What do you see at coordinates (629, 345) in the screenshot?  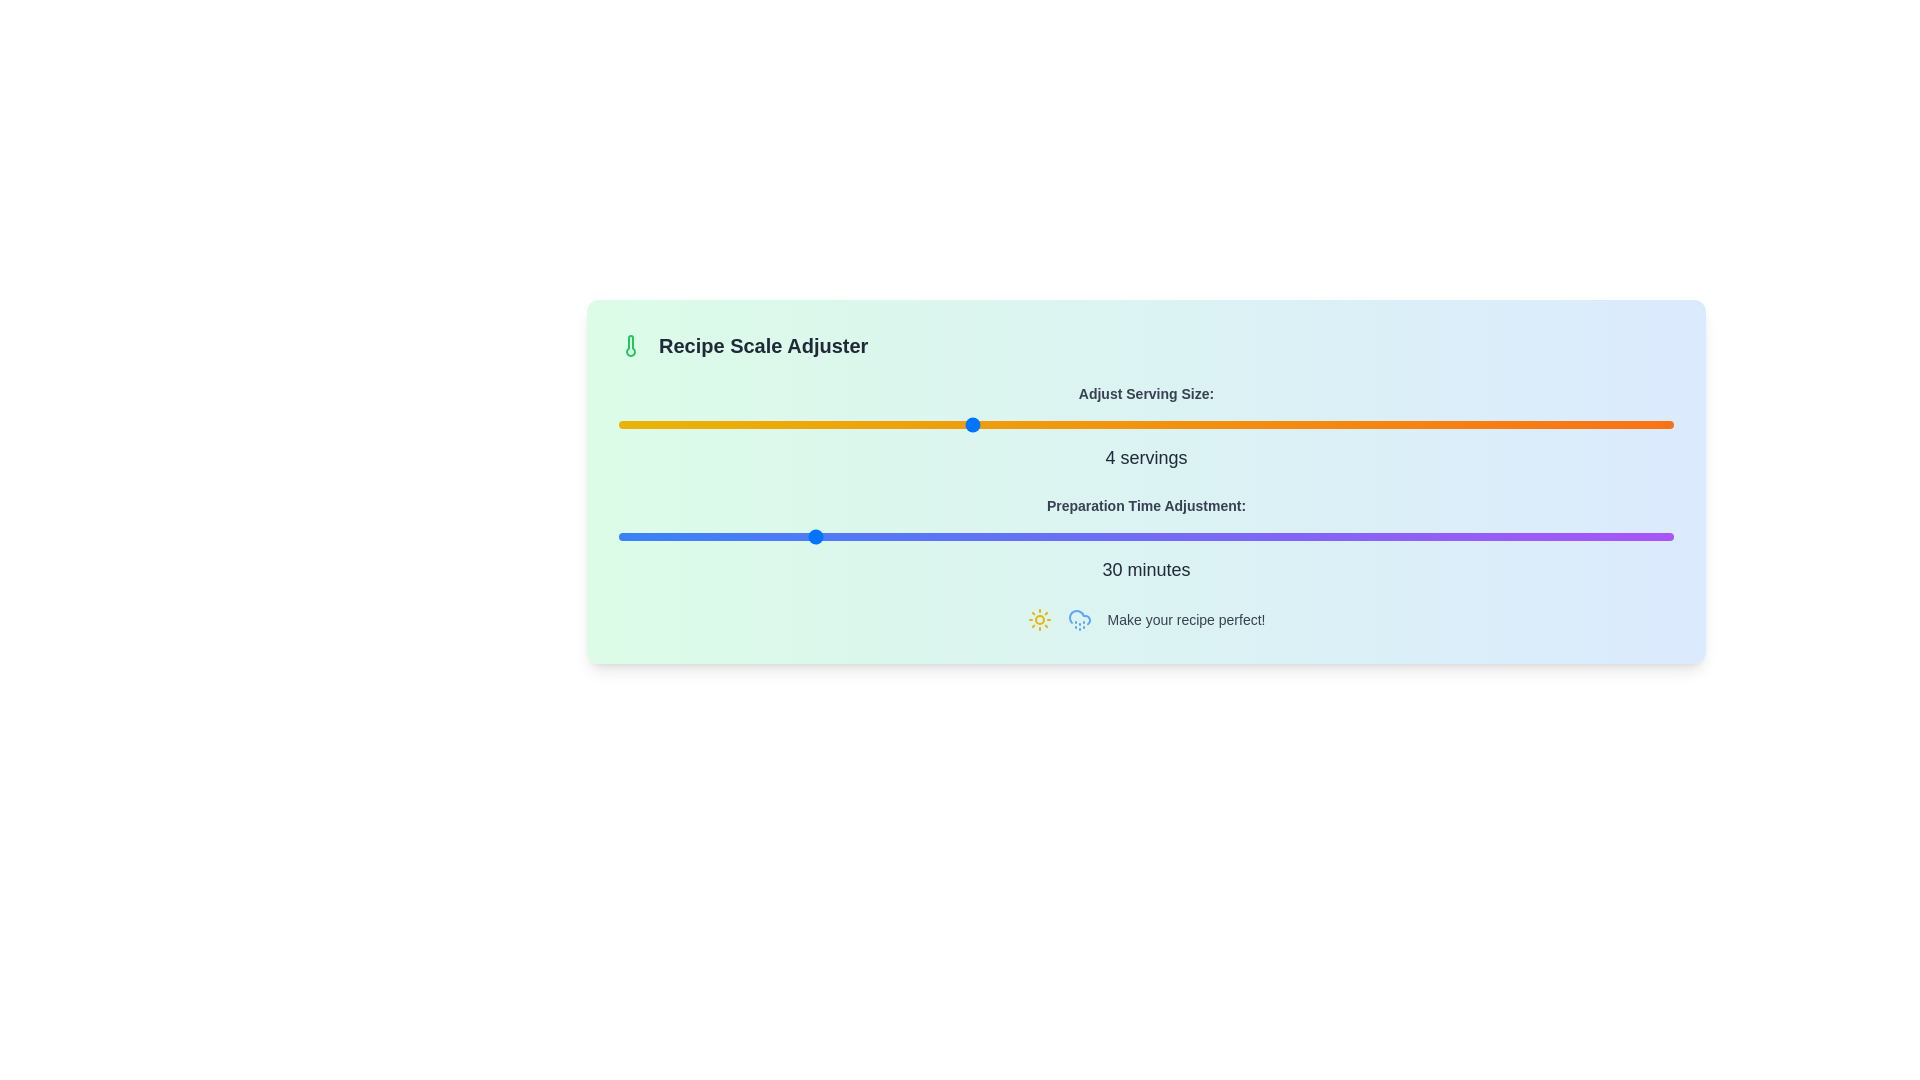 I see `the thermometer icon located near the top-left corner of the interface, adjacent to the 'Recipe Scale Adjuster' text` at bounding box center [629, 345].